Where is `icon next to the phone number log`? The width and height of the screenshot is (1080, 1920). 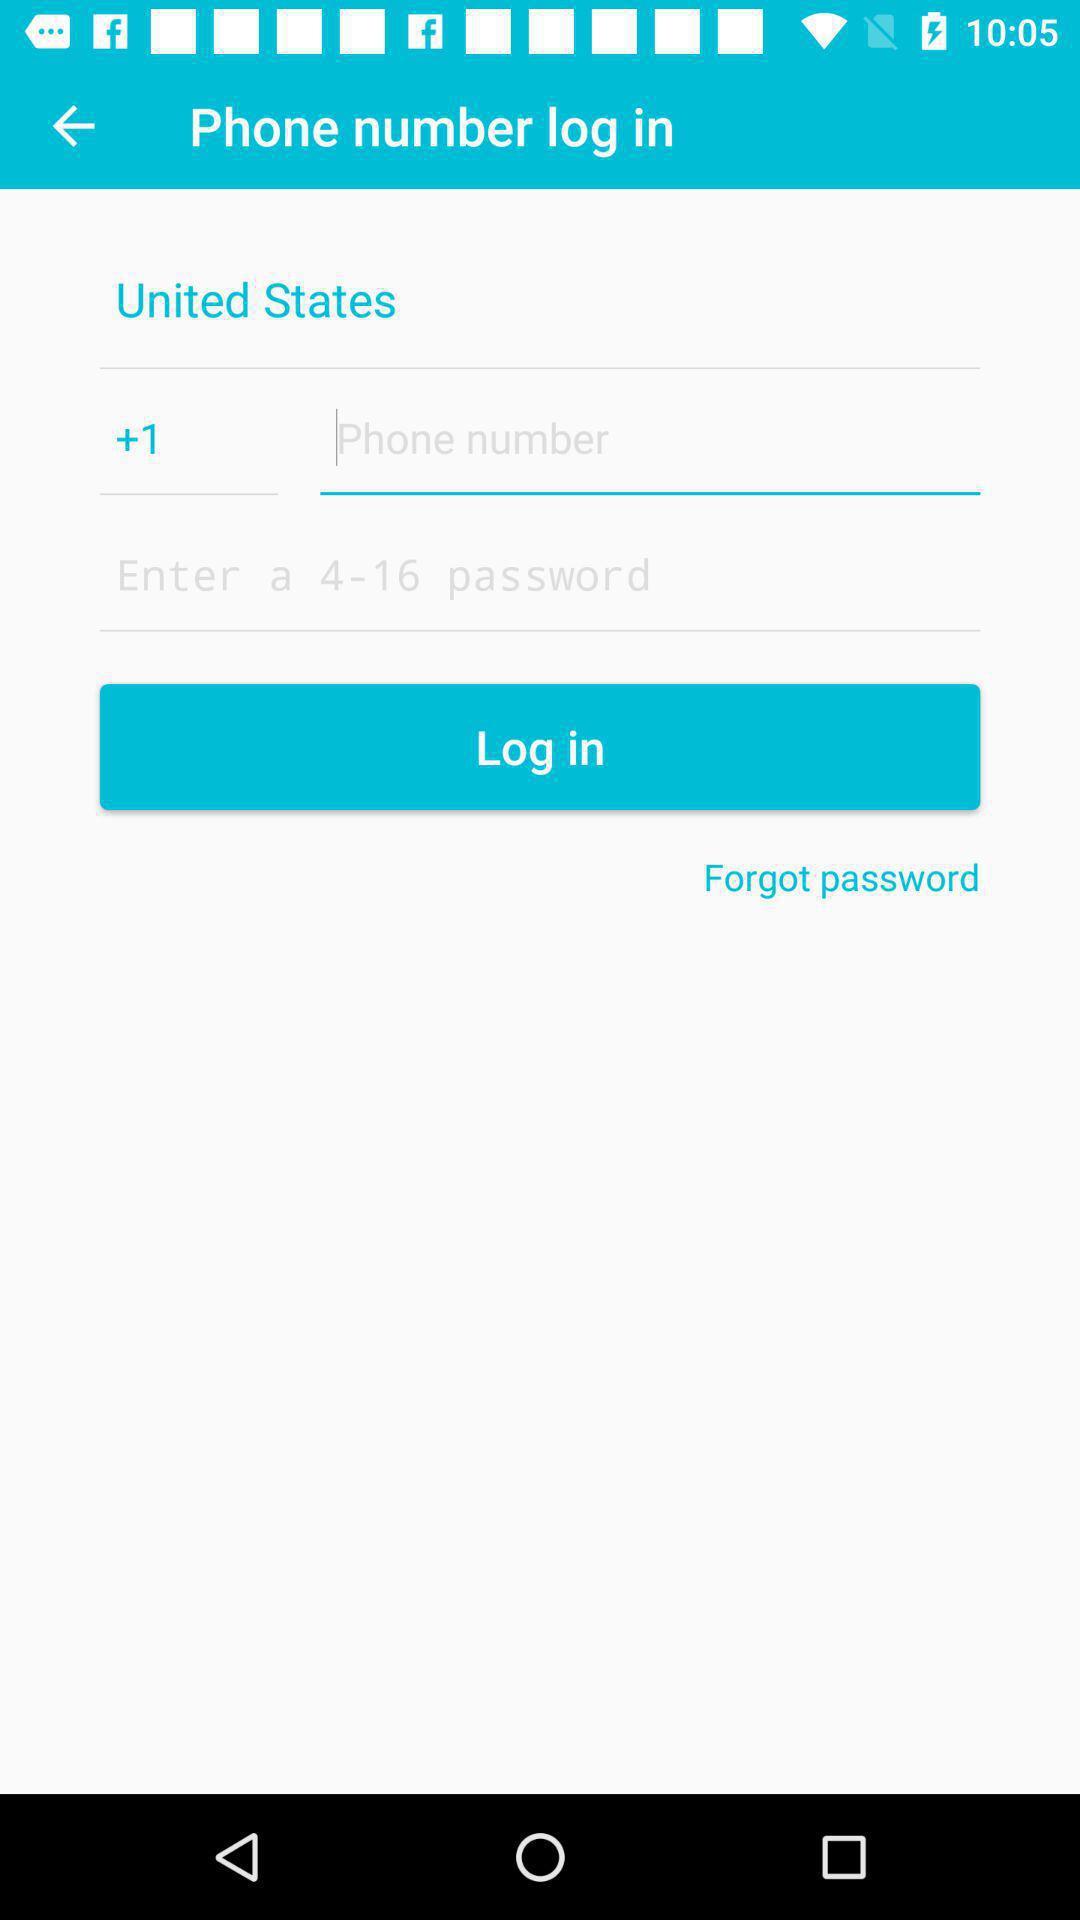 icon next to the phone number log is located at coordinates (72, 124).